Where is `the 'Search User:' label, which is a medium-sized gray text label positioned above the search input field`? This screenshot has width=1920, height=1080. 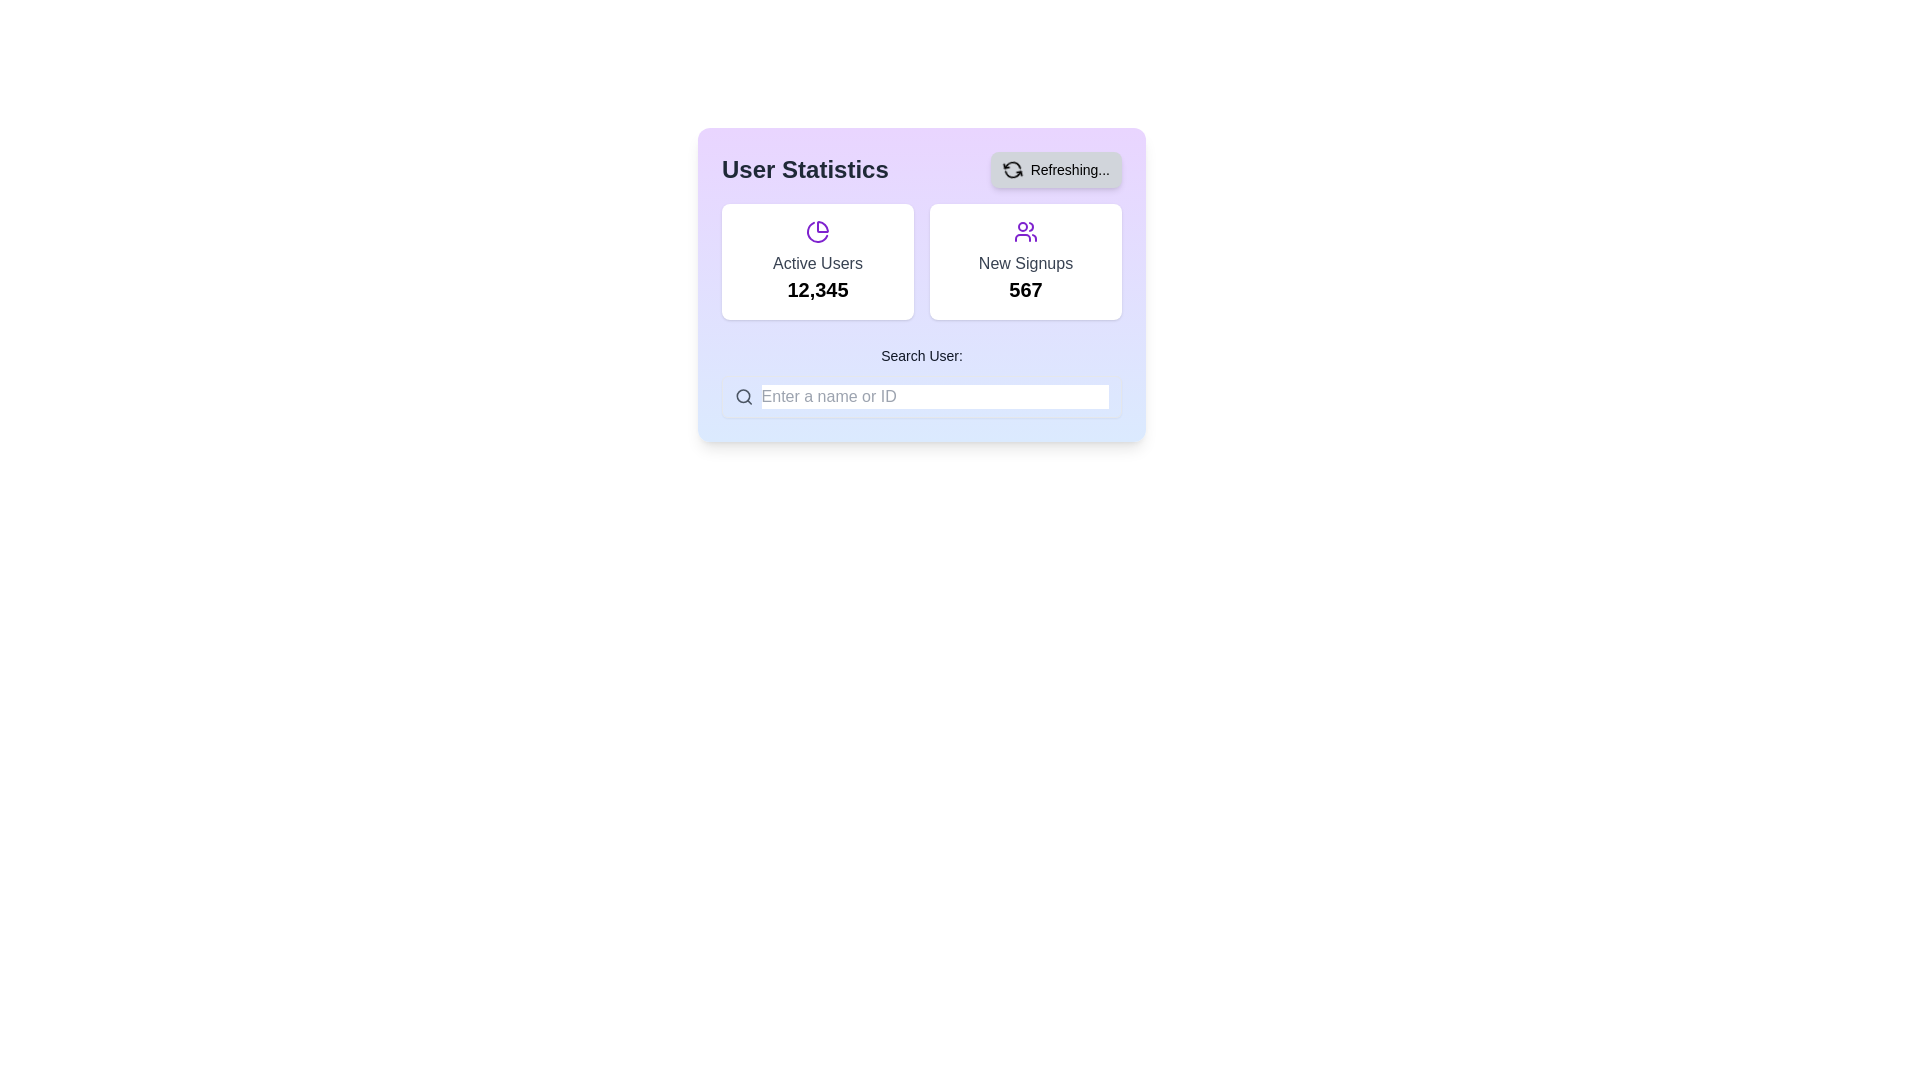 the 'Search User:' label, which is a medium-sized gray text label positioned above the search input field is located at coordinates (920, 354).